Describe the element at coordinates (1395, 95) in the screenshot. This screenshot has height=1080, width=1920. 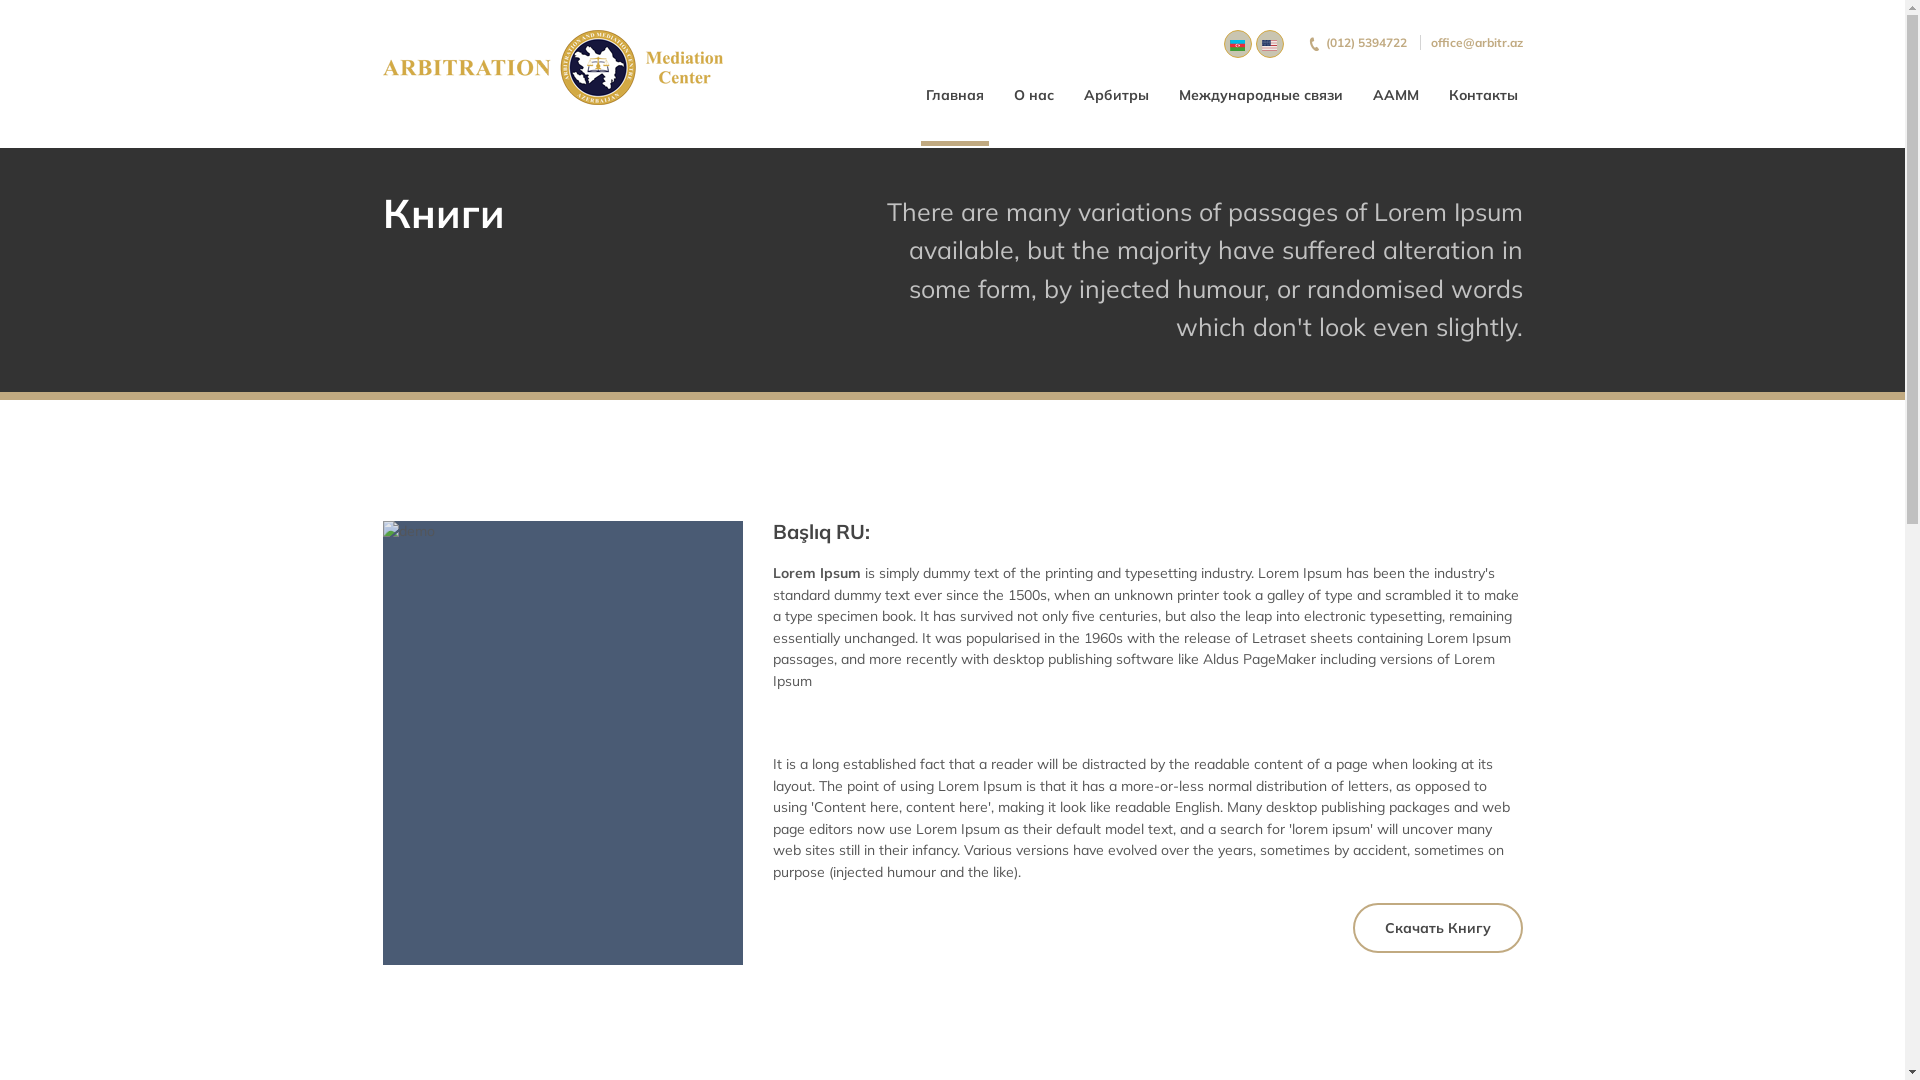
I see `'AAMM'` at that location.